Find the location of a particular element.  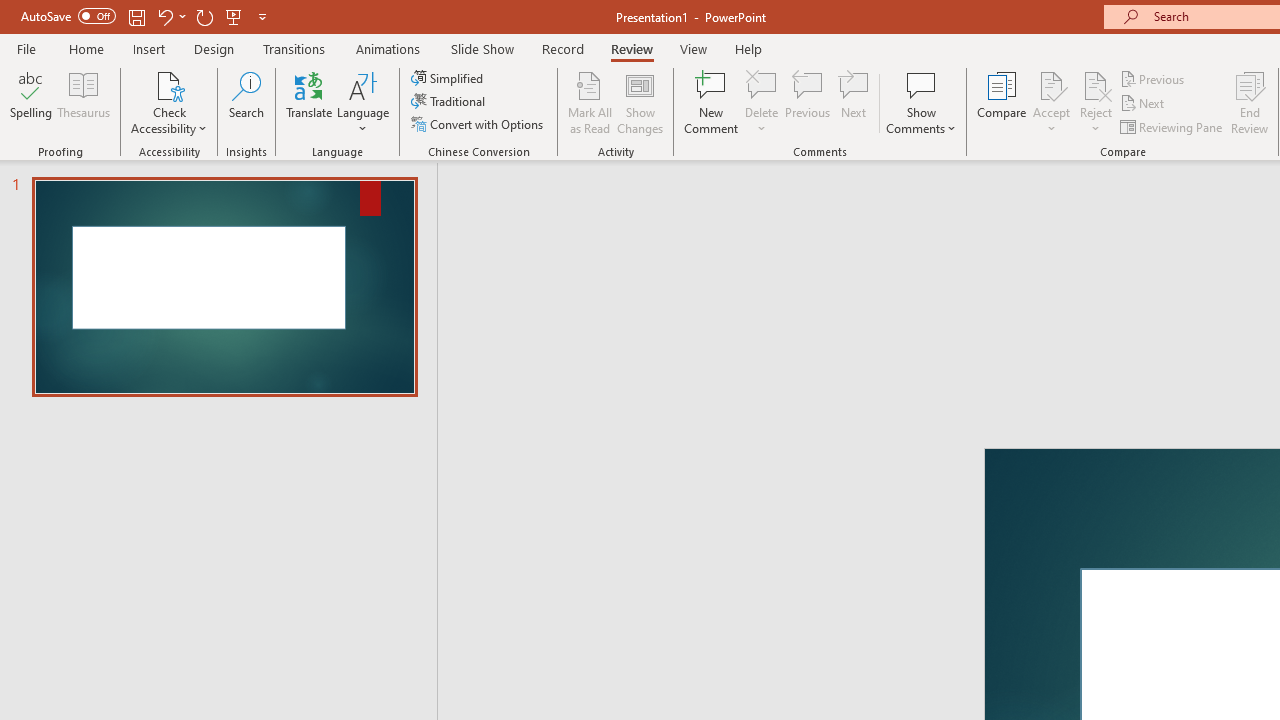

'Transitions' is located at coordinates (294, 48).